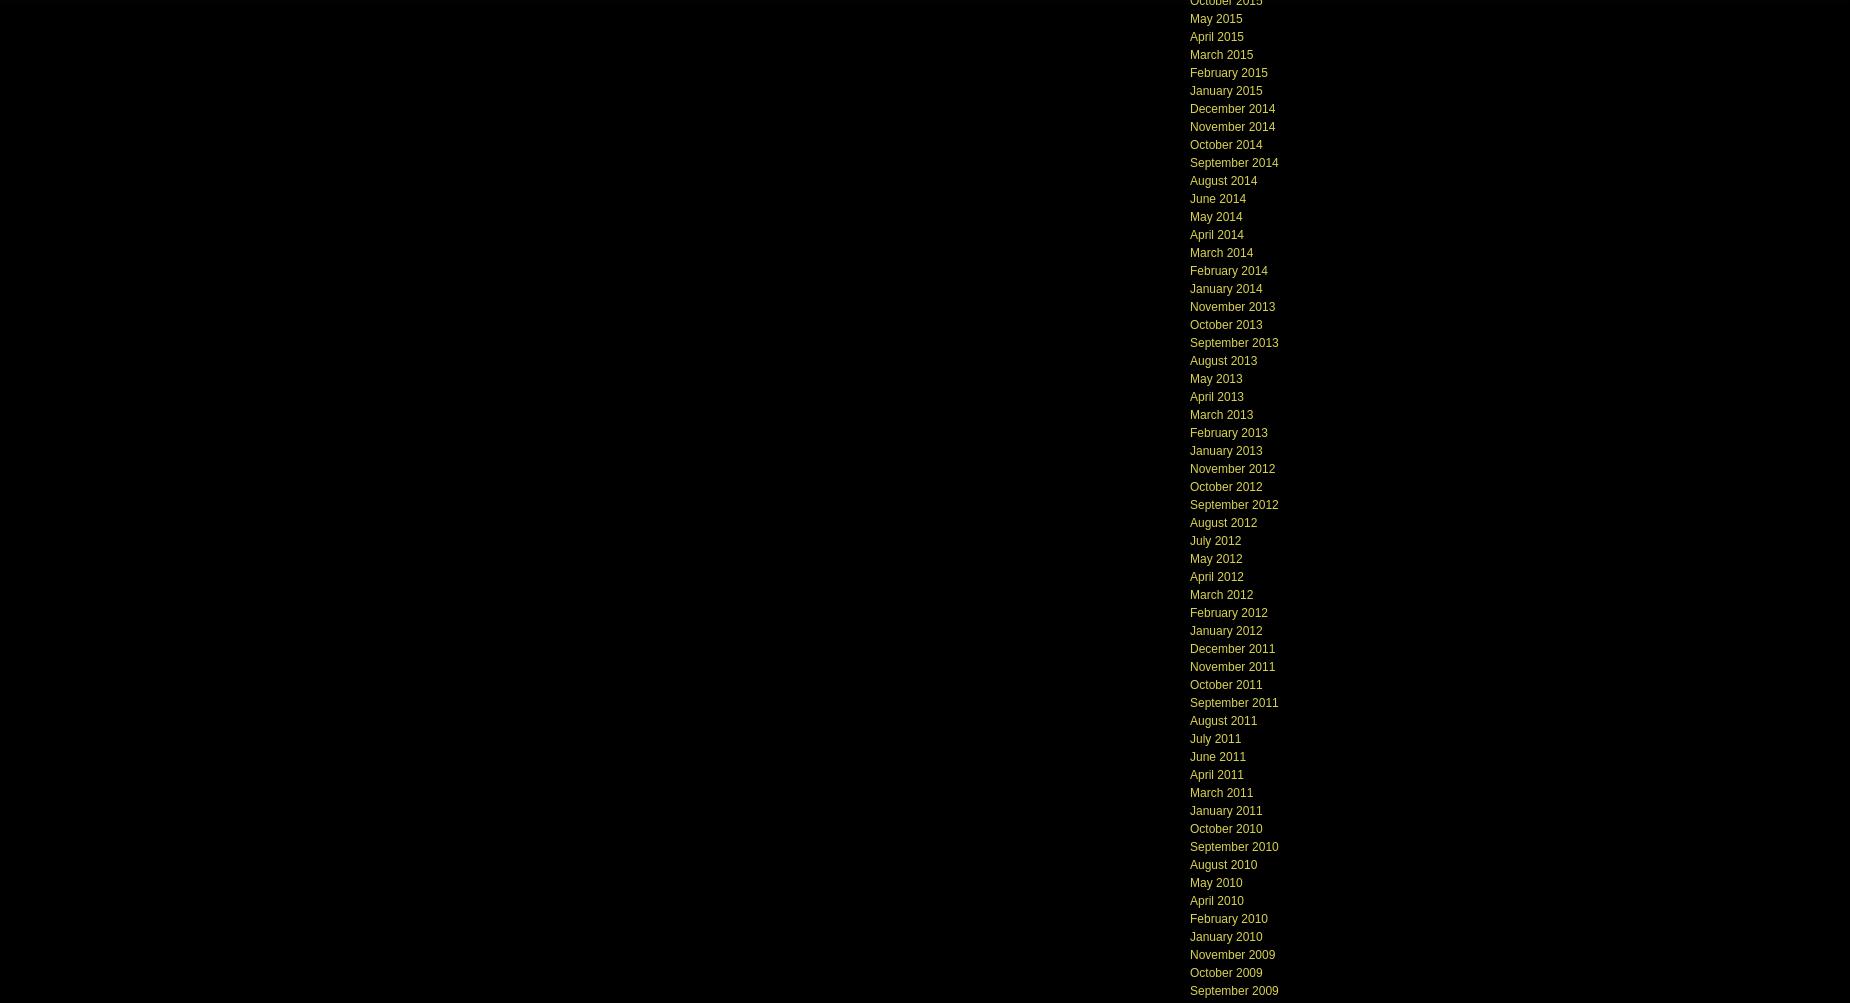  Describe the element at coordinates (1224, 971) in the screenshot. I see `'October 2009'` at that location.